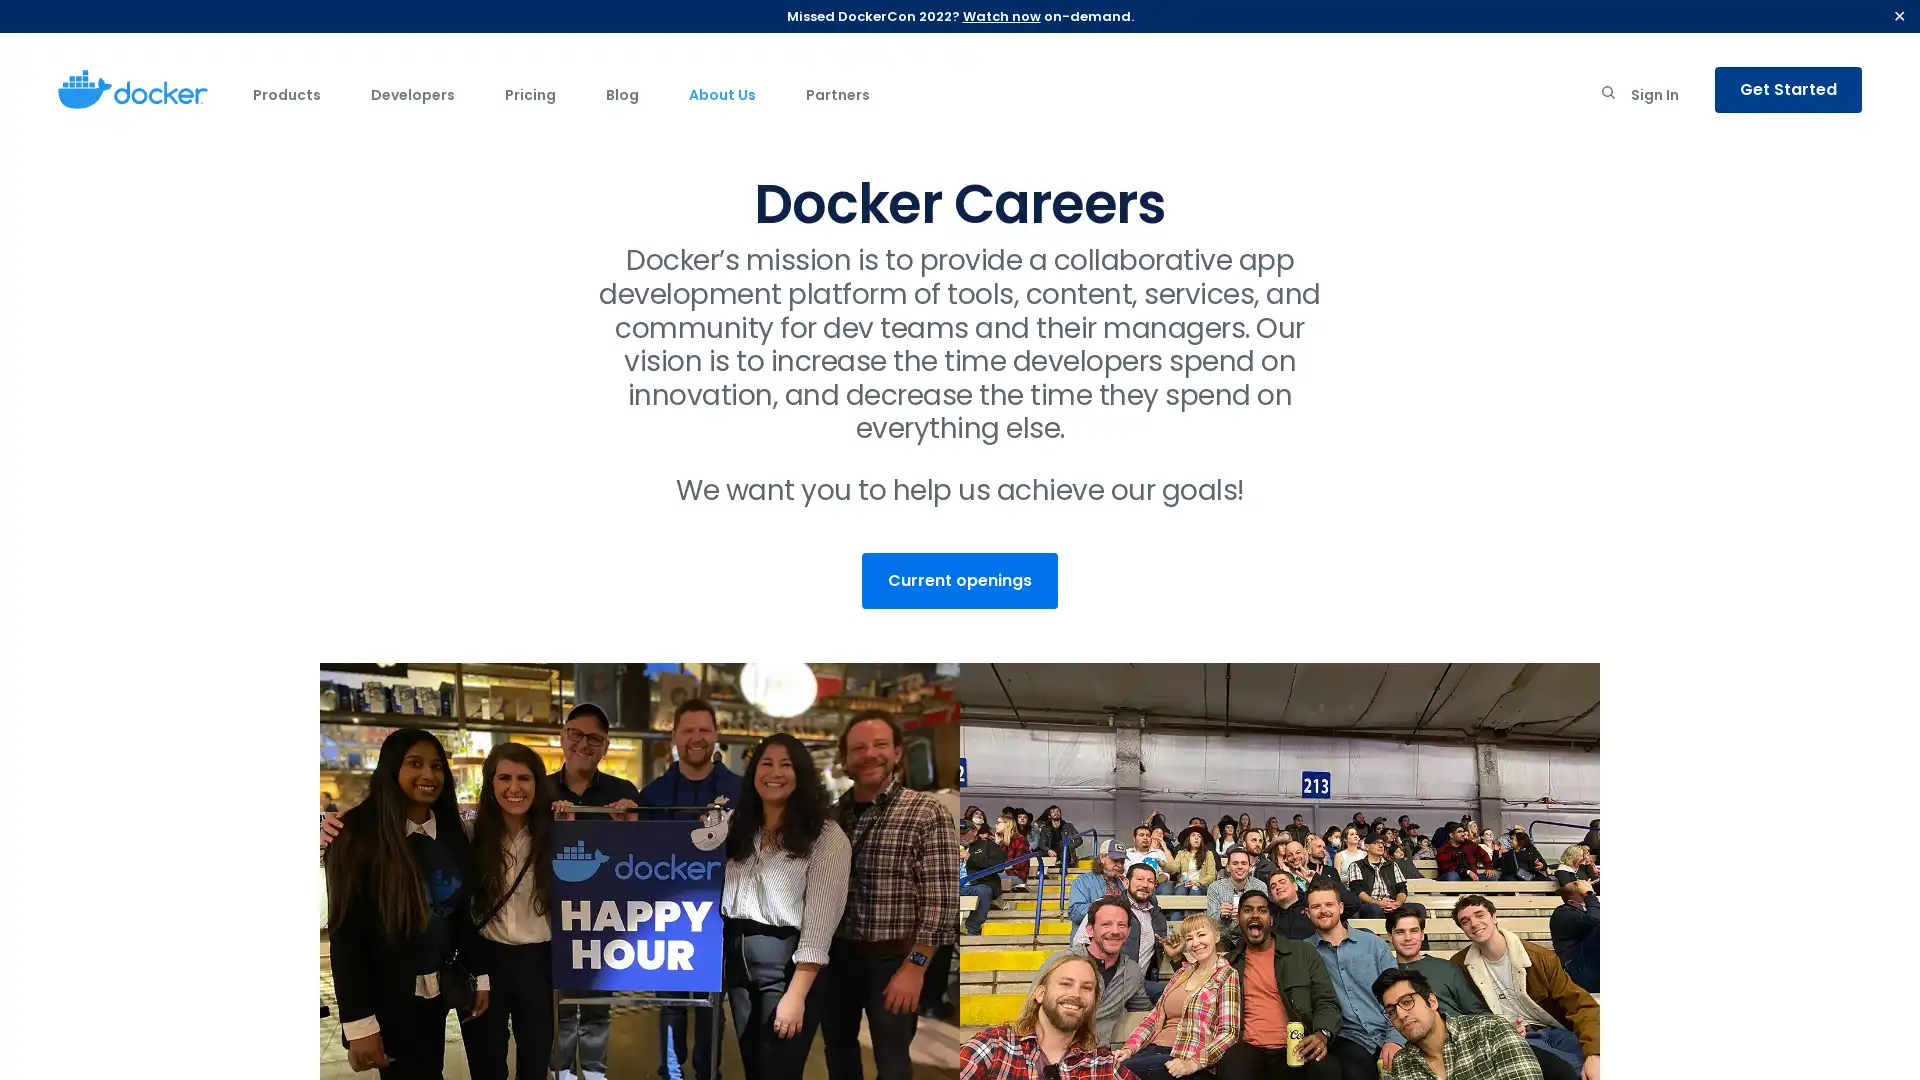 This screenshot has height=1080, width=1920. What do you see at coordinates (1608, 96) in the screenshot?
I see `Search` at bounding box center [1608, 96].